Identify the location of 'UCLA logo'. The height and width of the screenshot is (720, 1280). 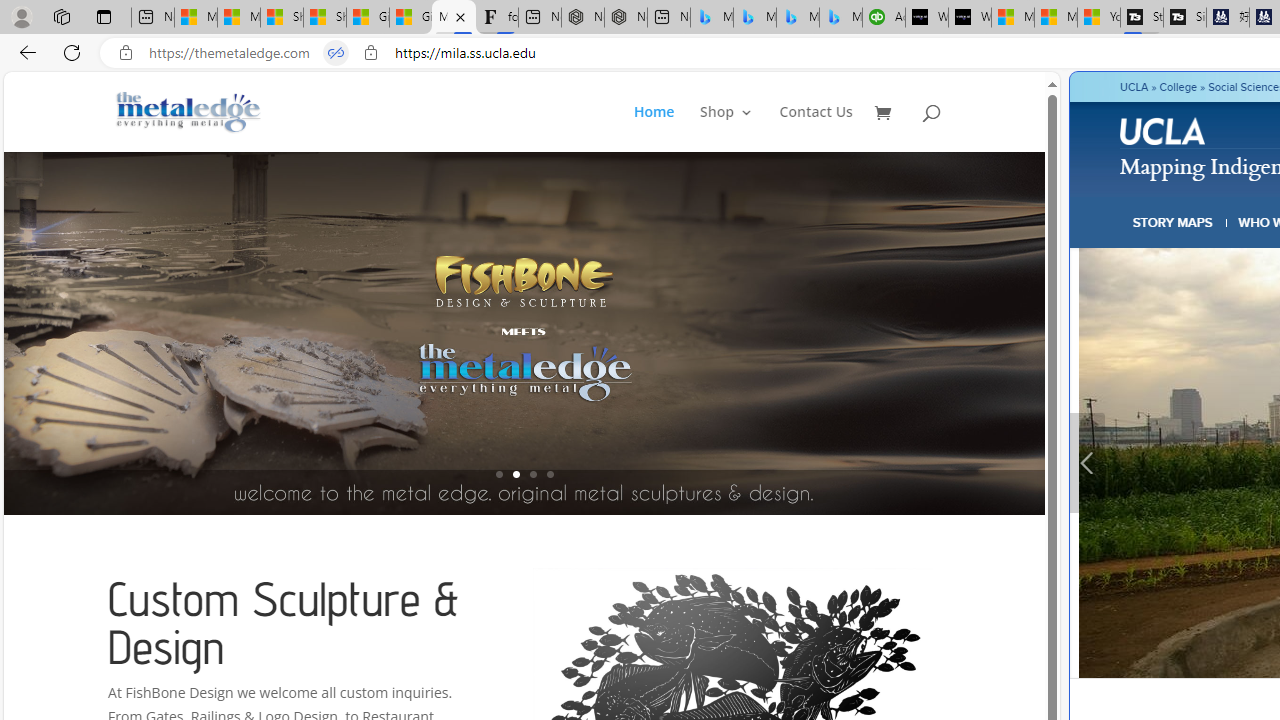
(1162, 130).